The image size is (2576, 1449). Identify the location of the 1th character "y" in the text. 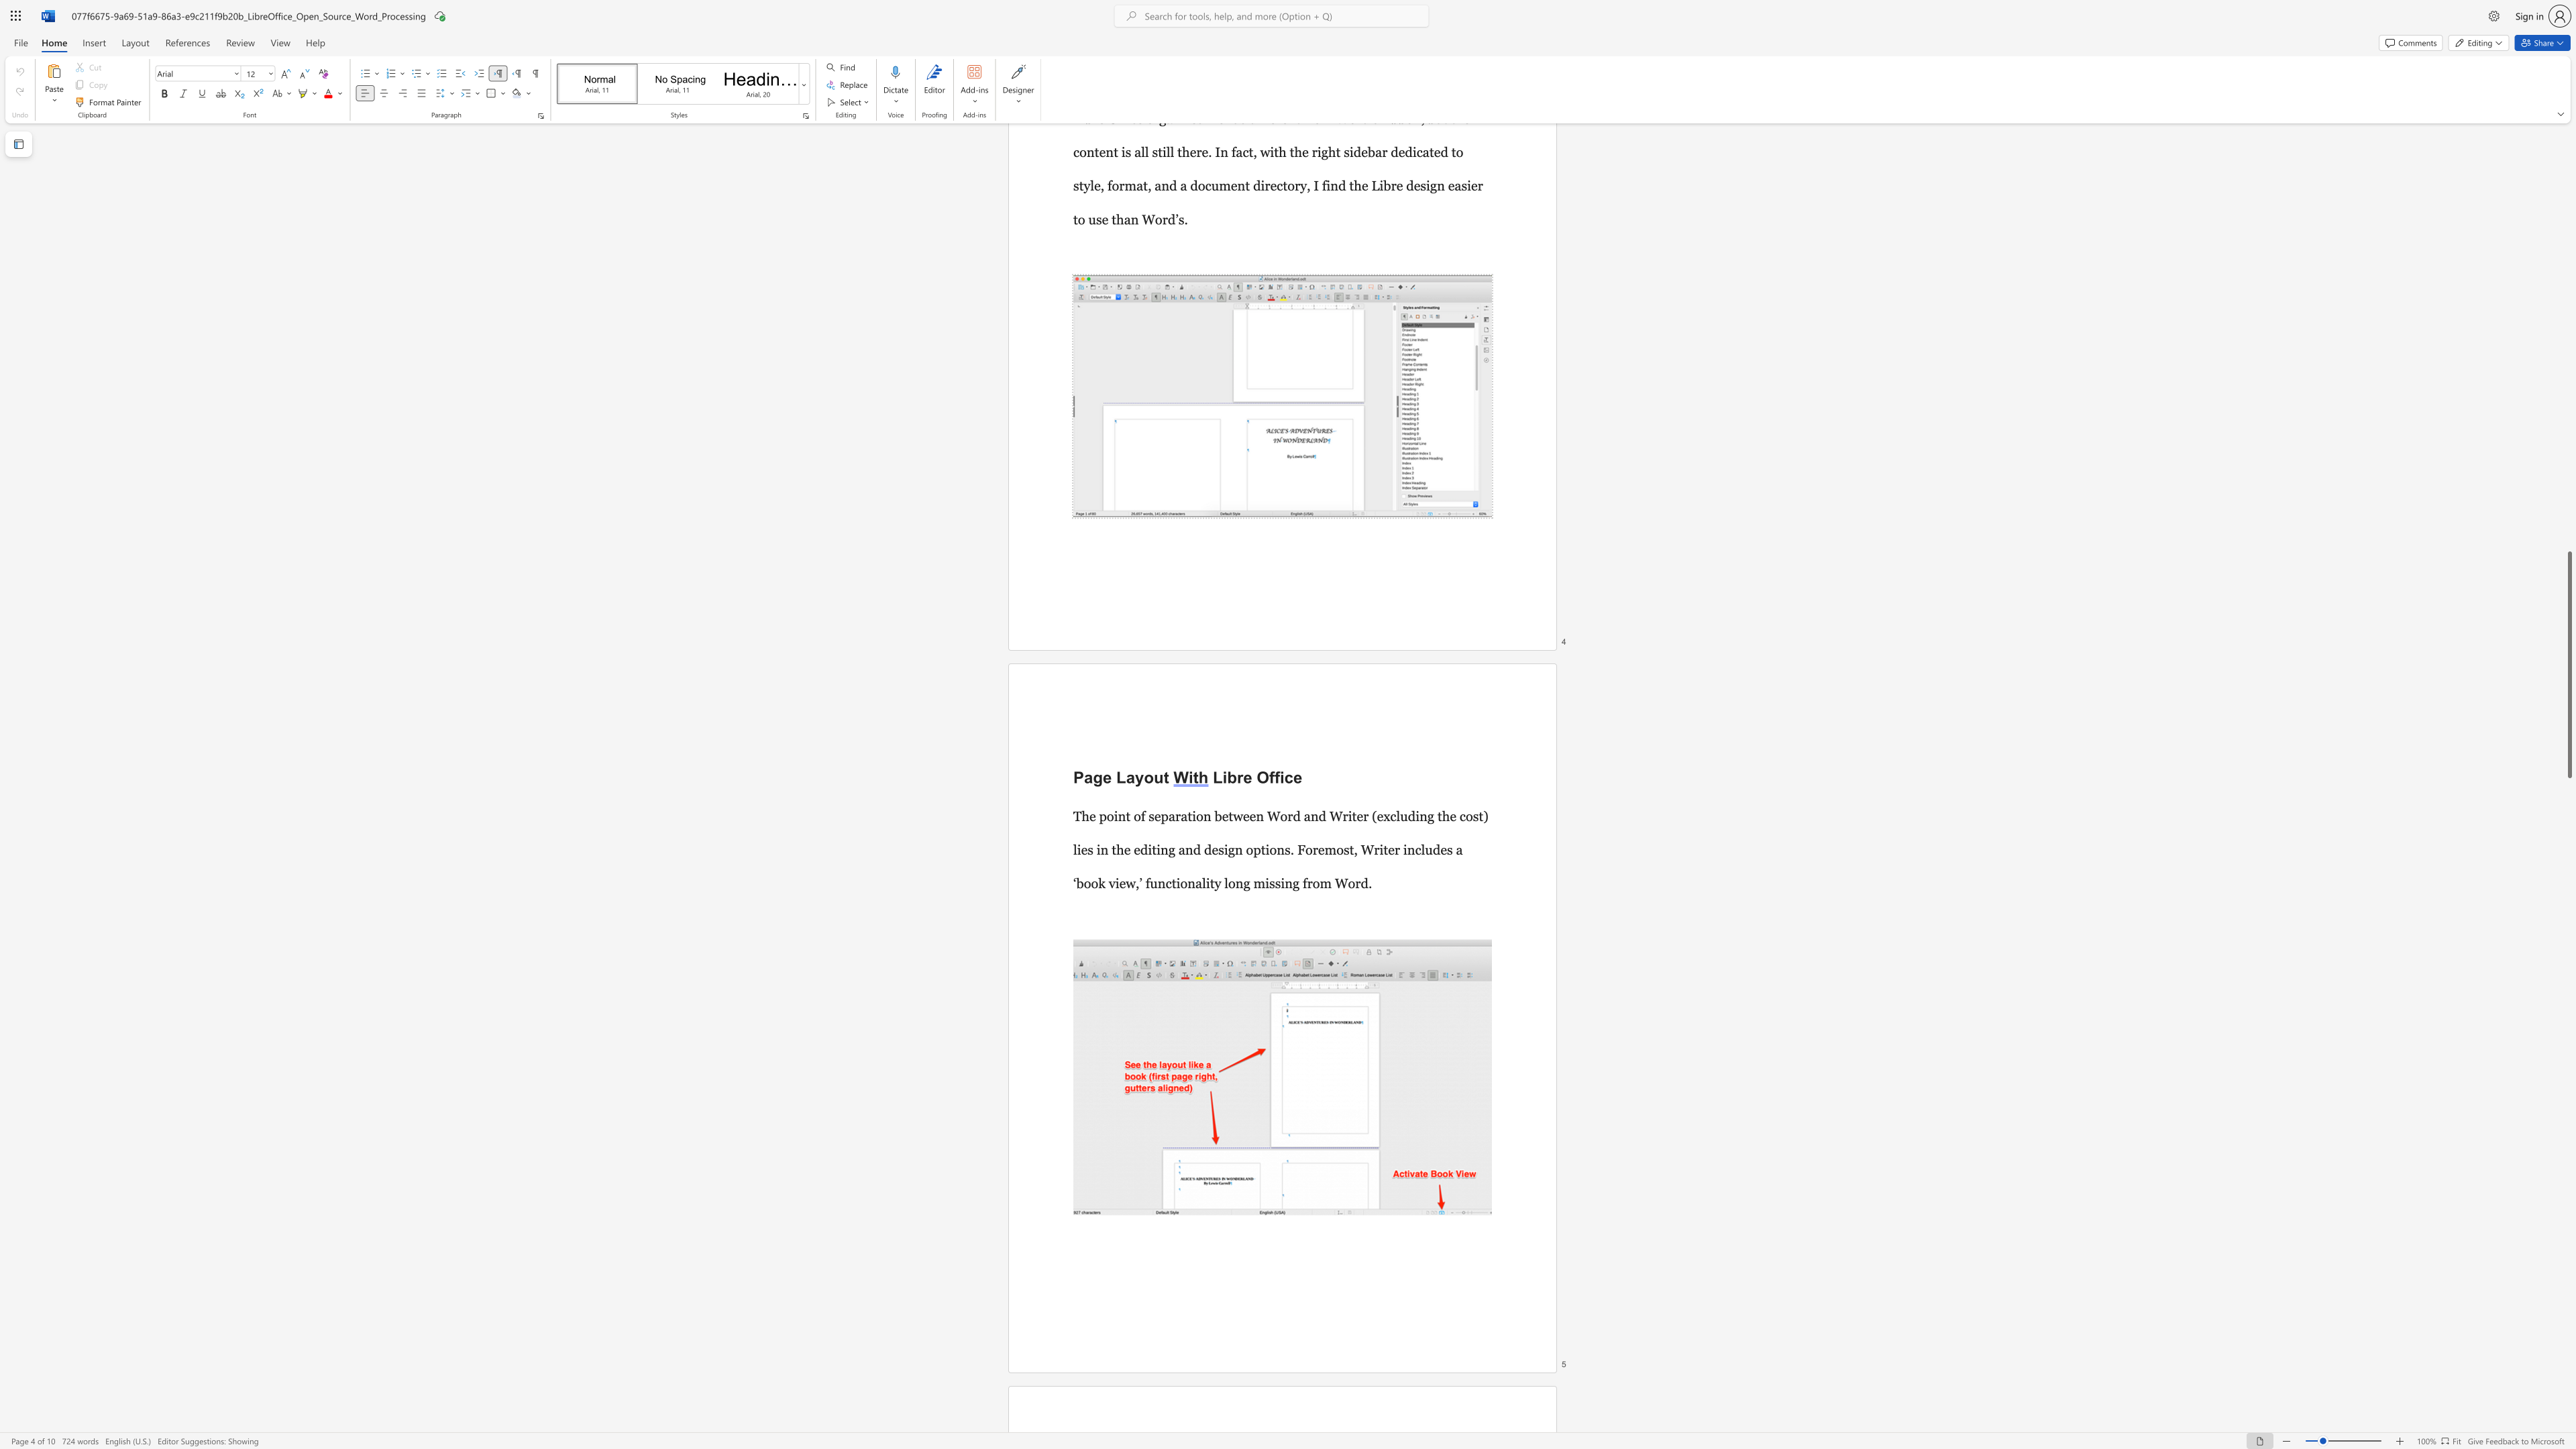
(1138, 776).